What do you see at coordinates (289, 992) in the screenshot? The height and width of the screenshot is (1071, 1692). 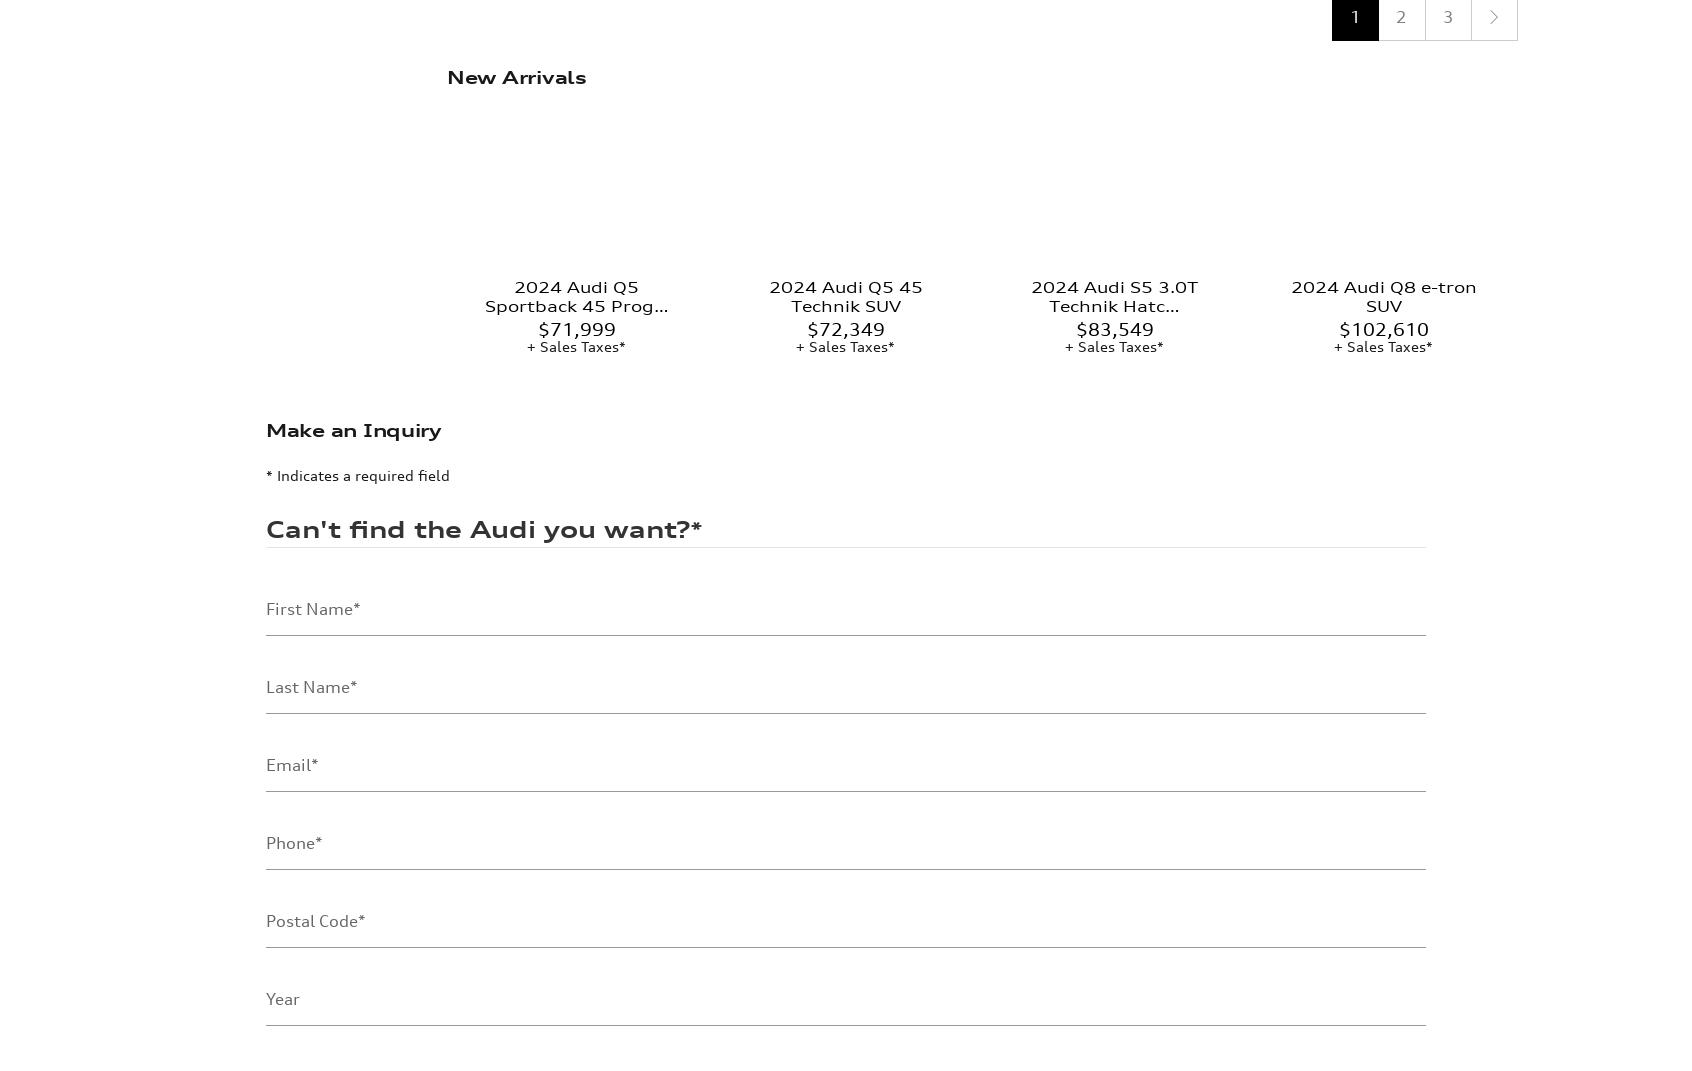 I see `'Model'` at bounding box center [289, 992].